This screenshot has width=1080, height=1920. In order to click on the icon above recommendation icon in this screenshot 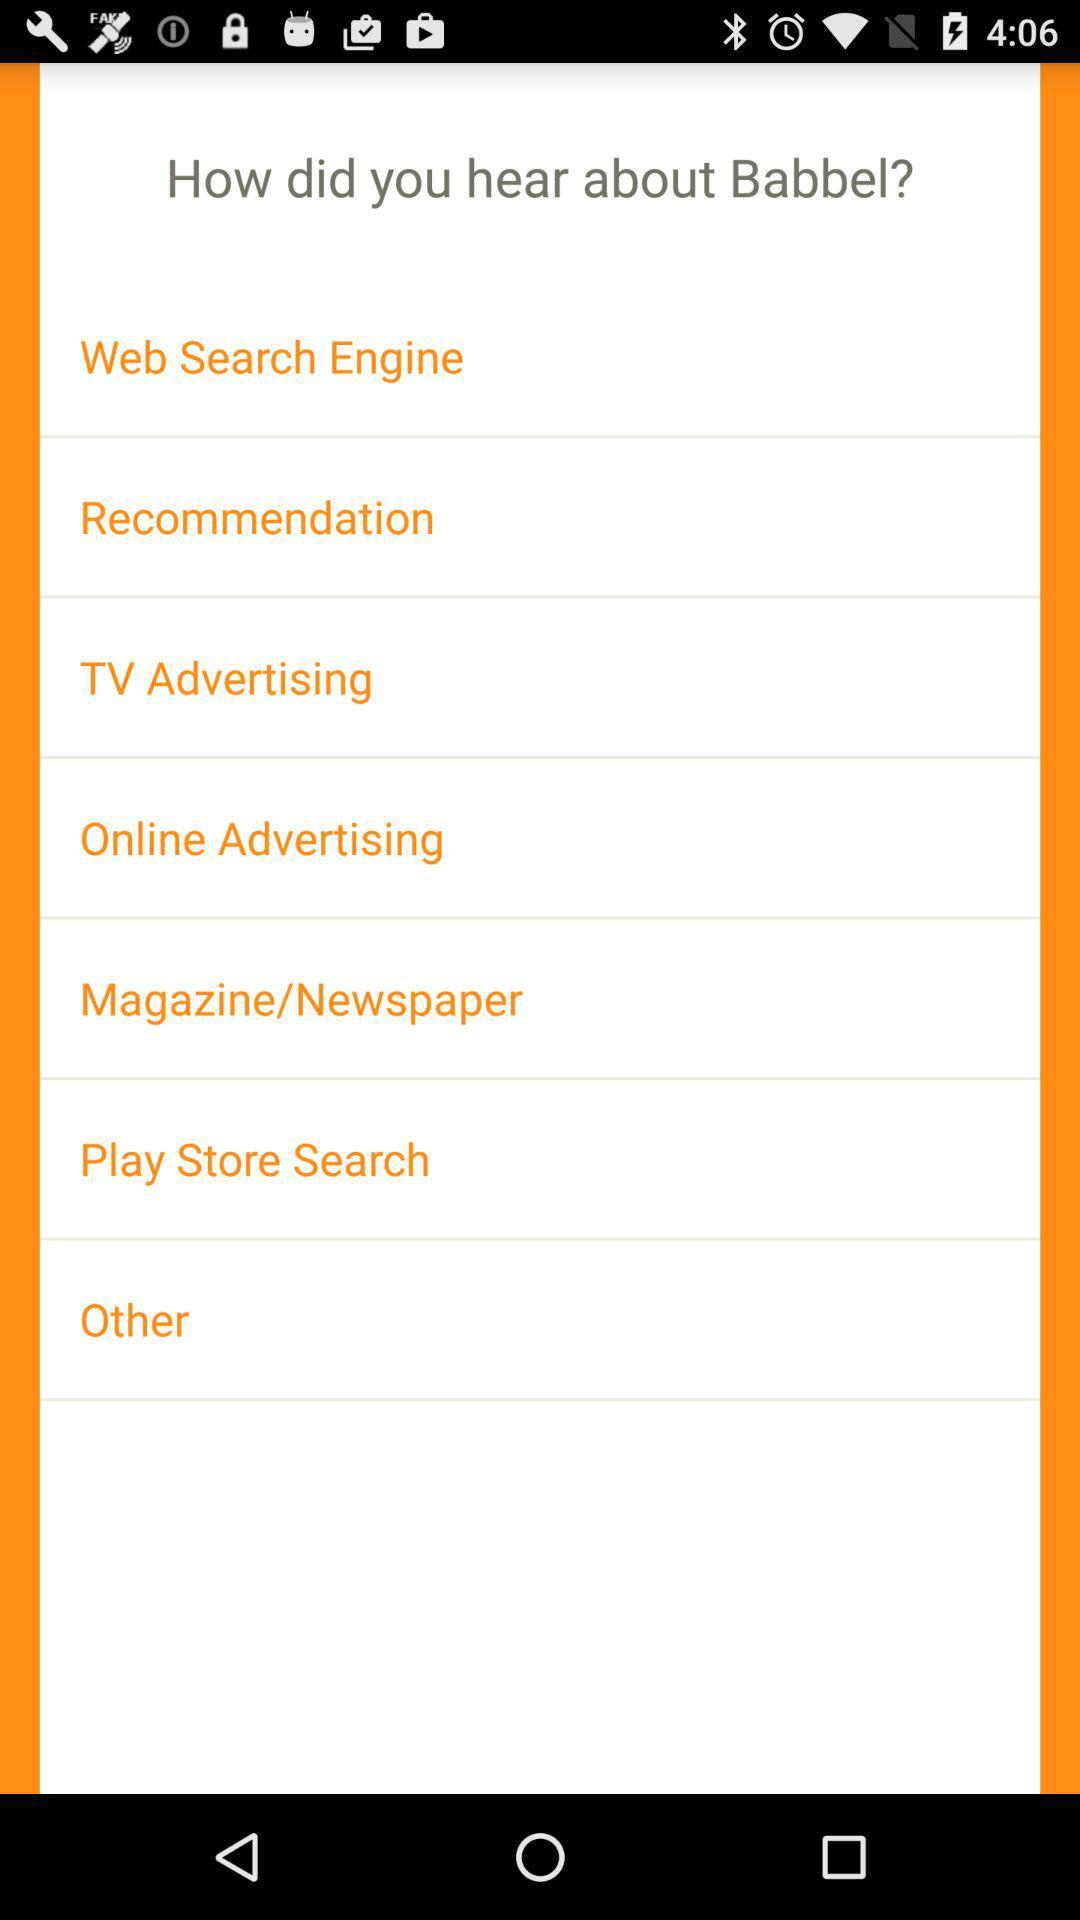, I will do `click(540, 356)`.